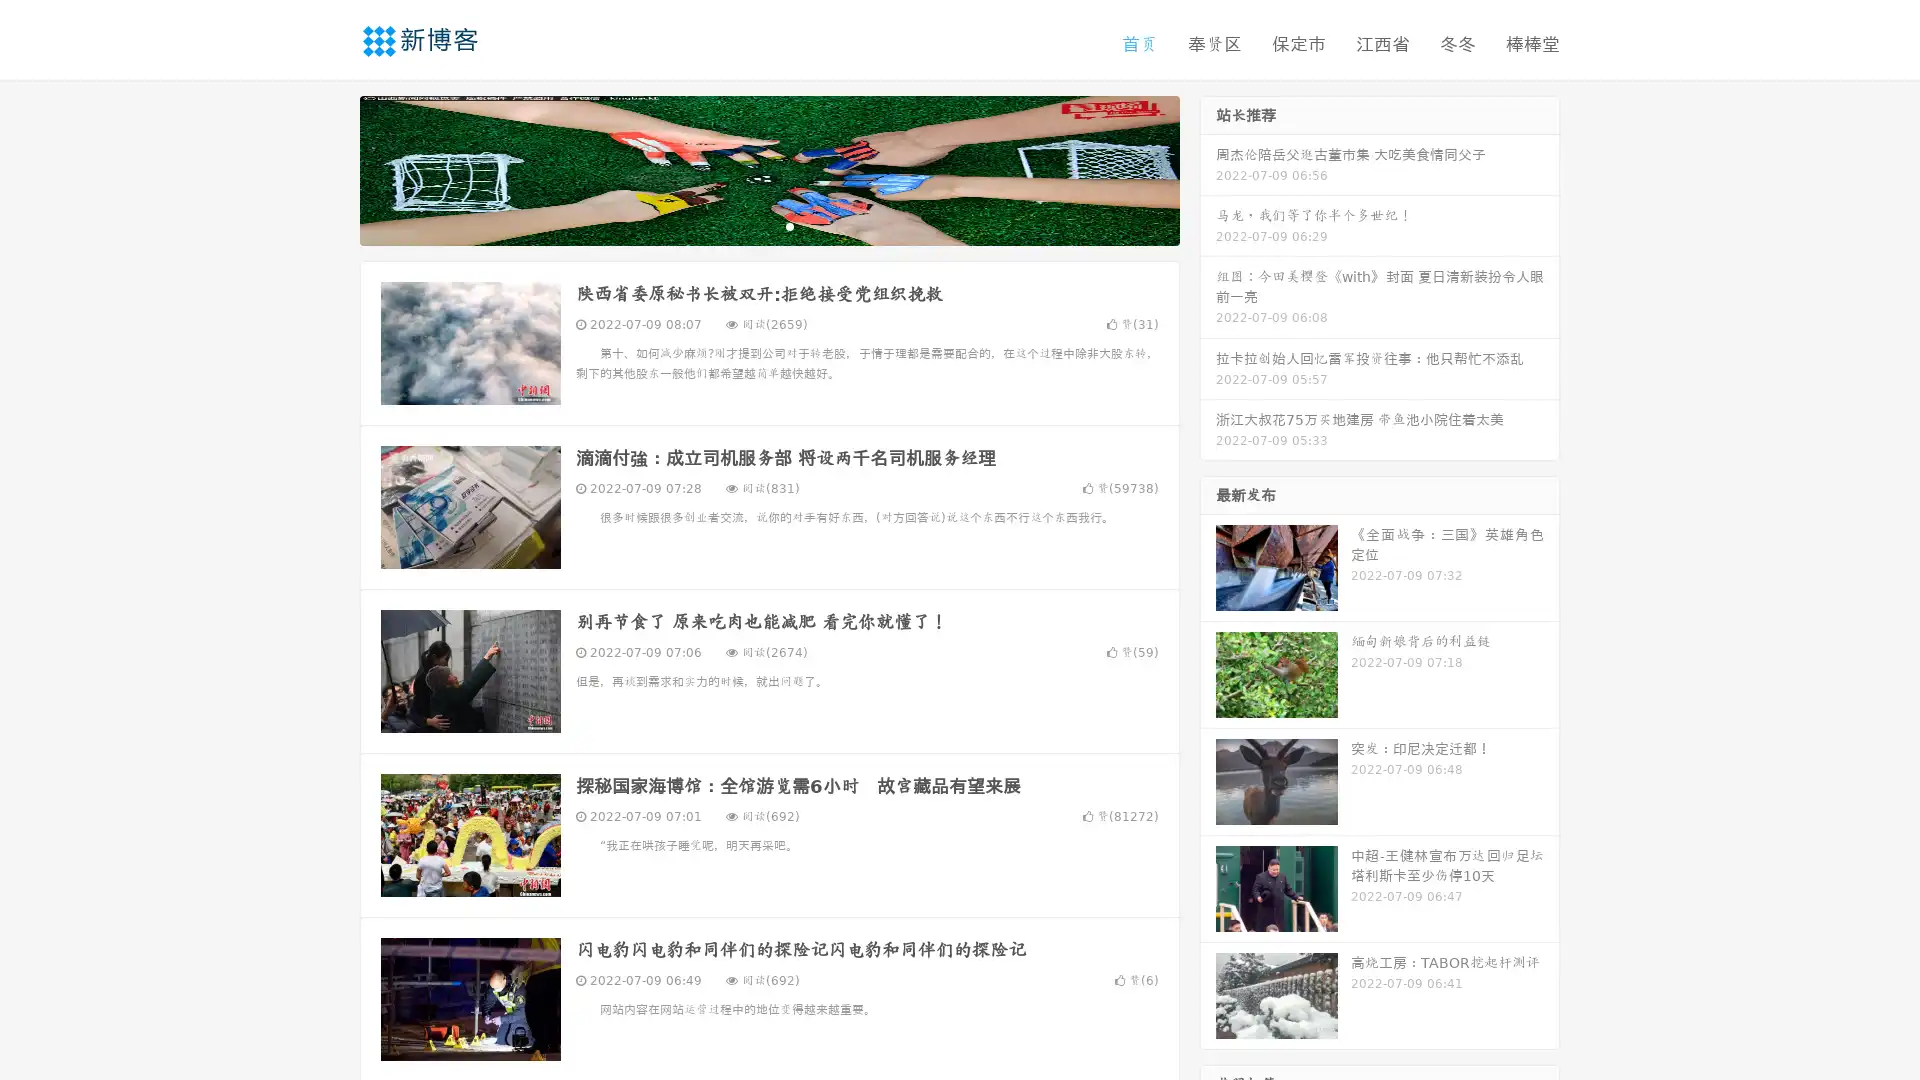  I want to click on Go to slide 1, so click(748, 225).